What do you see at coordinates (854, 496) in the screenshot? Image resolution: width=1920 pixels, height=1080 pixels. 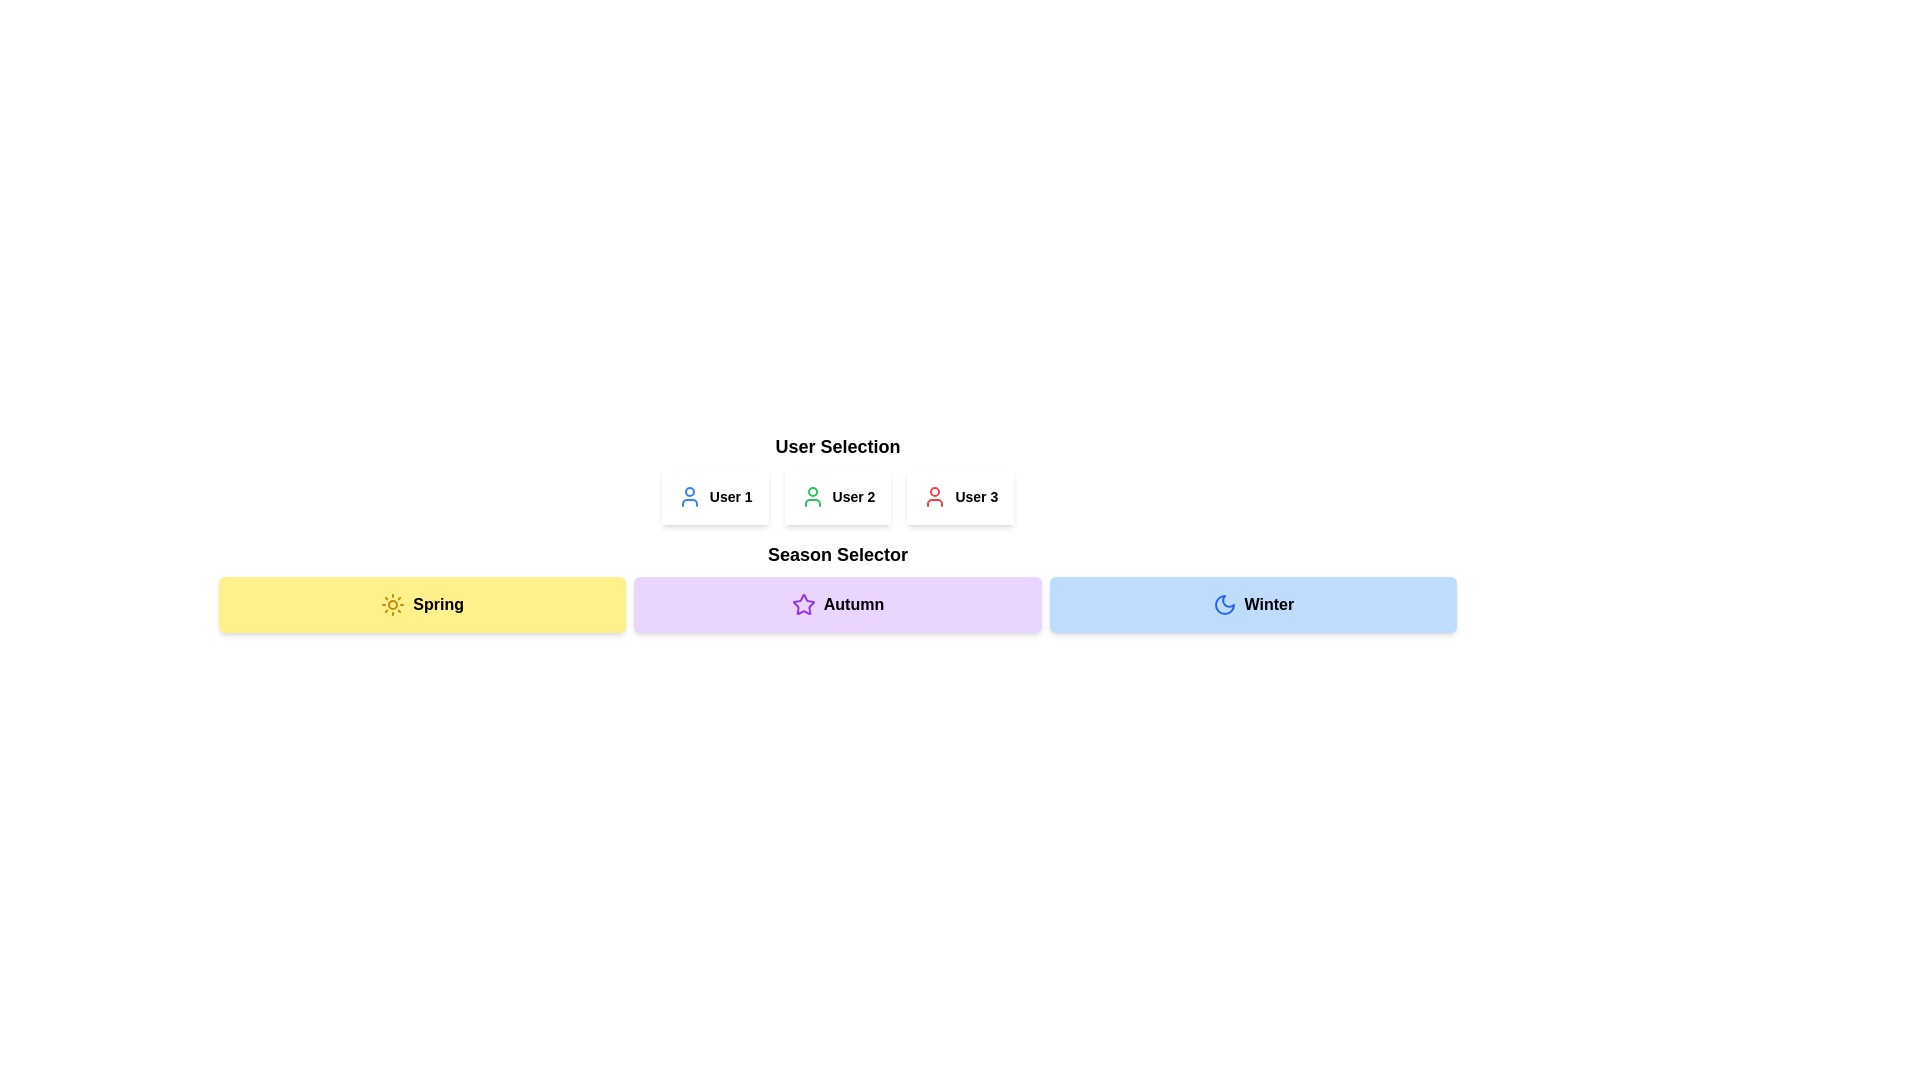 I see `the Text label that indicates the identity of the corresponding user option within the 'User Selection' interface, positioned between 'User 1' and 'User 3'` at bounding box center [854, 496].